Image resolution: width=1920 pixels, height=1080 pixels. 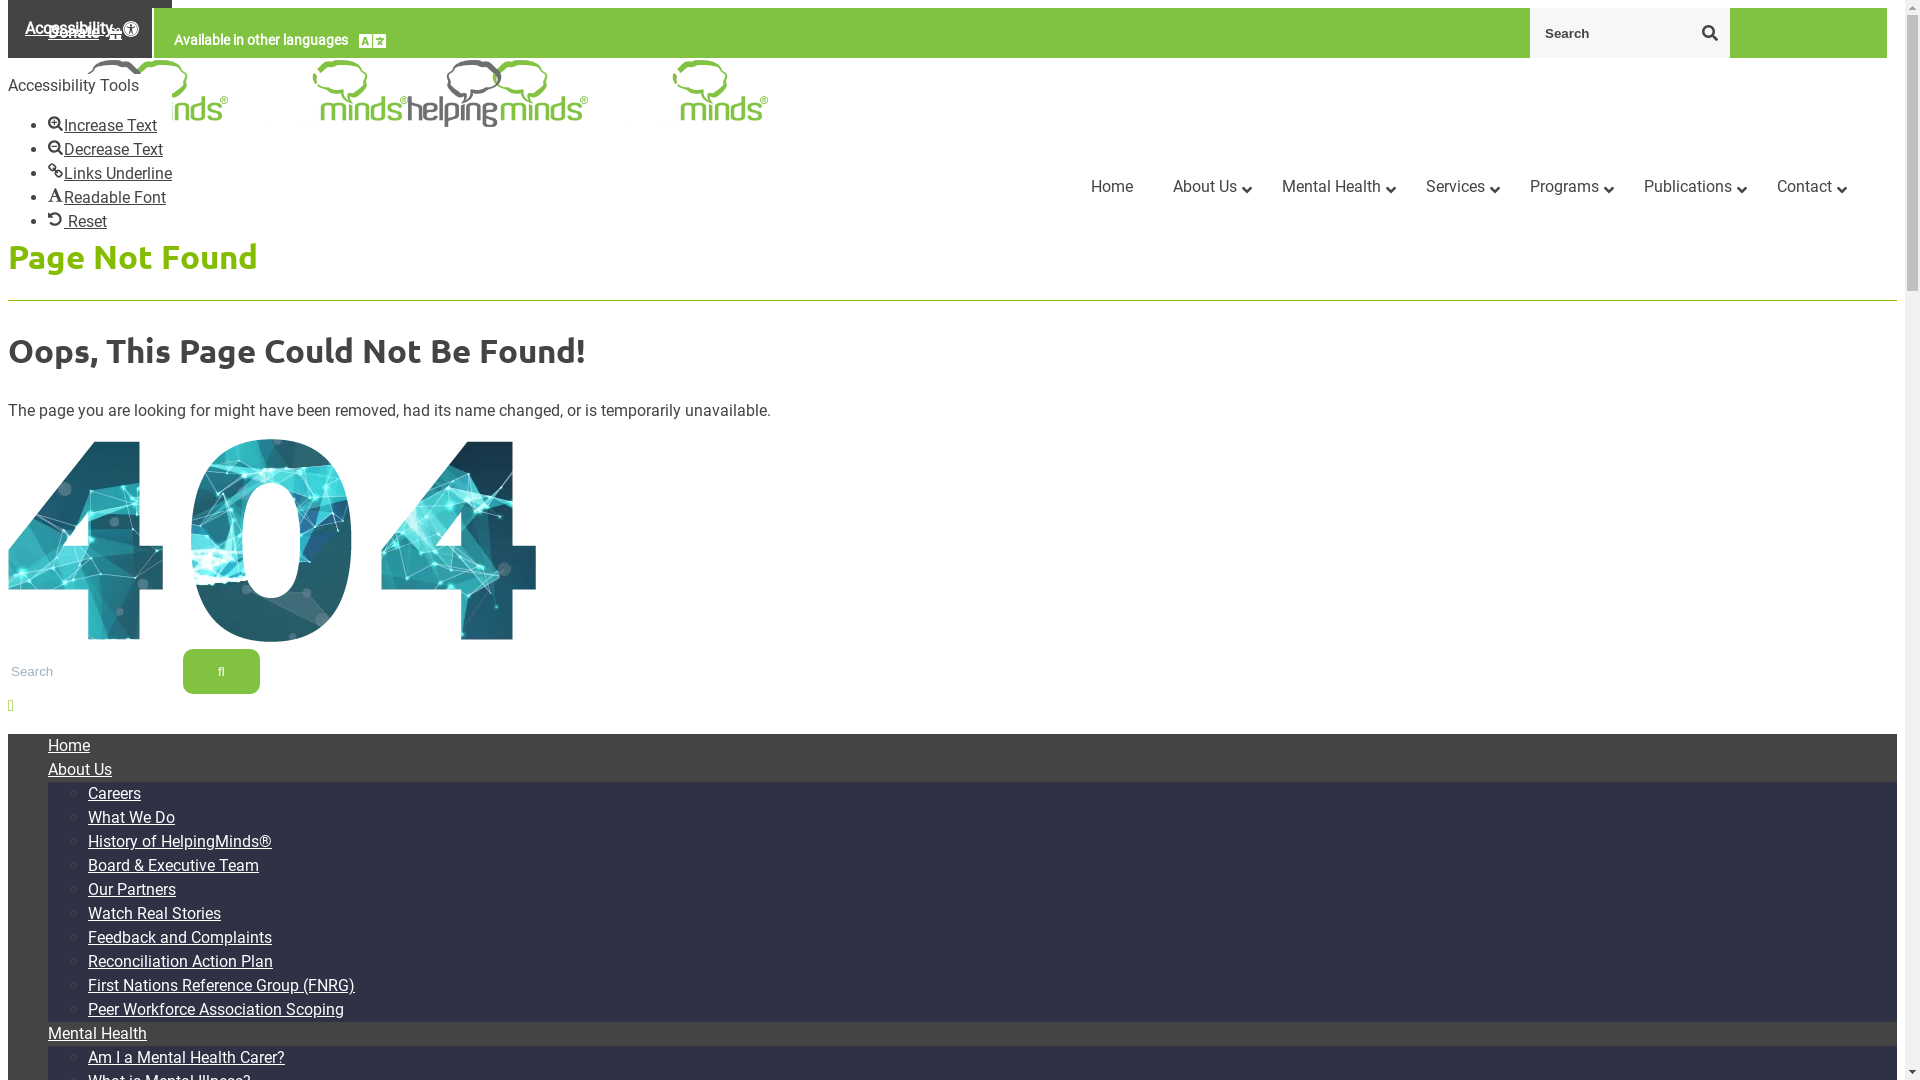 What do you see at coordinates (77, 221) in the screenshot?
I see `'Reset Reset'` at bounding box center [77, 221].